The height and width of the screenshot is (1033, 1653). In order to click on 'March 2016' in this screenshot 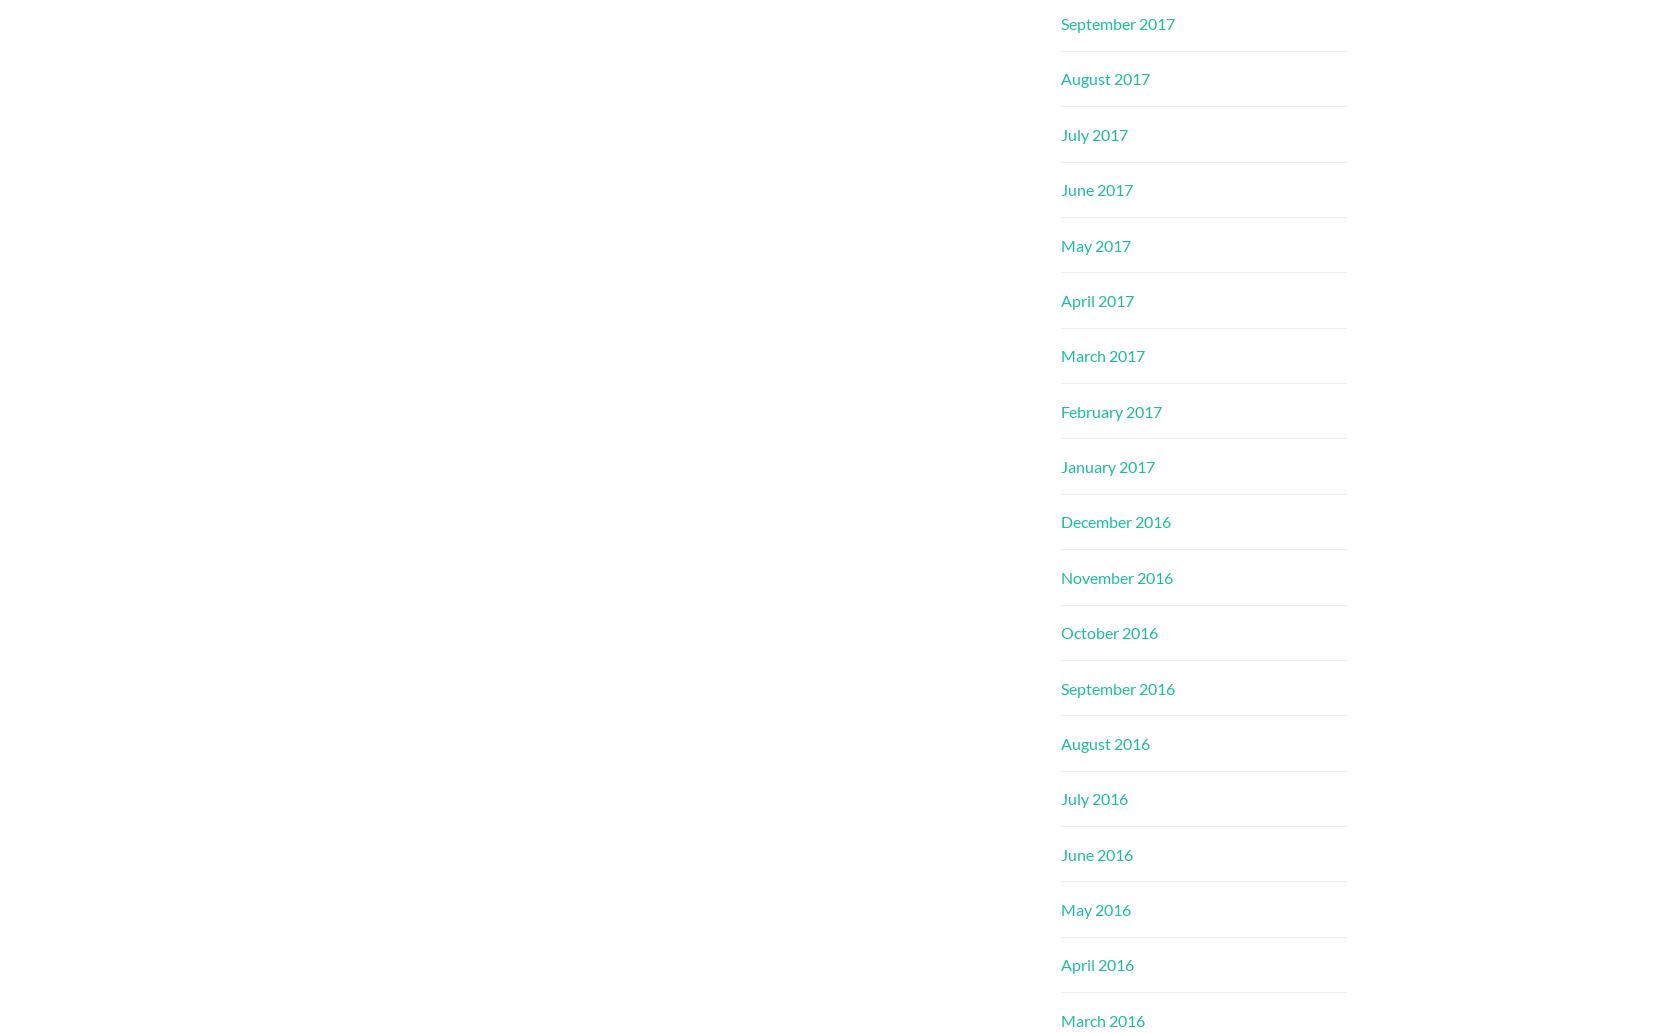, I will do `click(1102, 1018)`.